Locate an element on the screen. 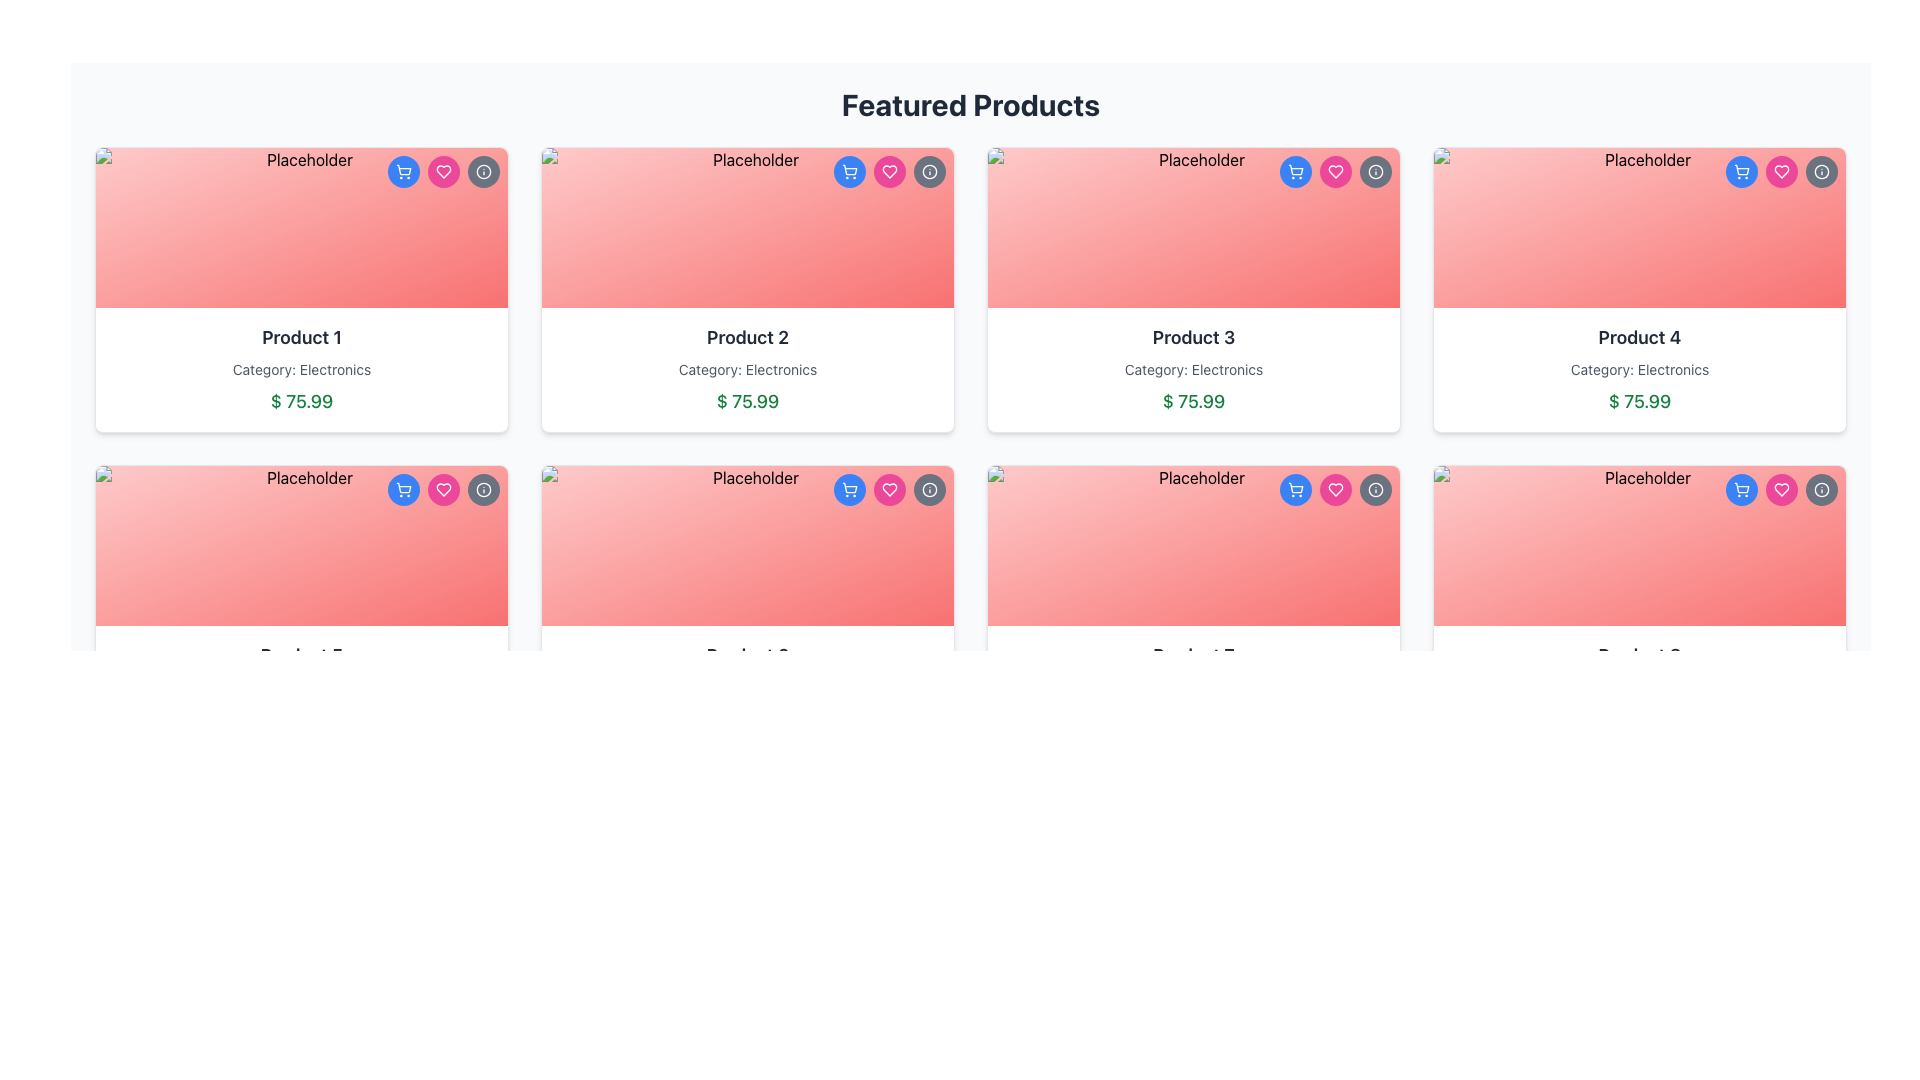 The width and height of the screenshot is (1920, 1080). the price text of 'Product 2' is located at coordinates (747, 401).